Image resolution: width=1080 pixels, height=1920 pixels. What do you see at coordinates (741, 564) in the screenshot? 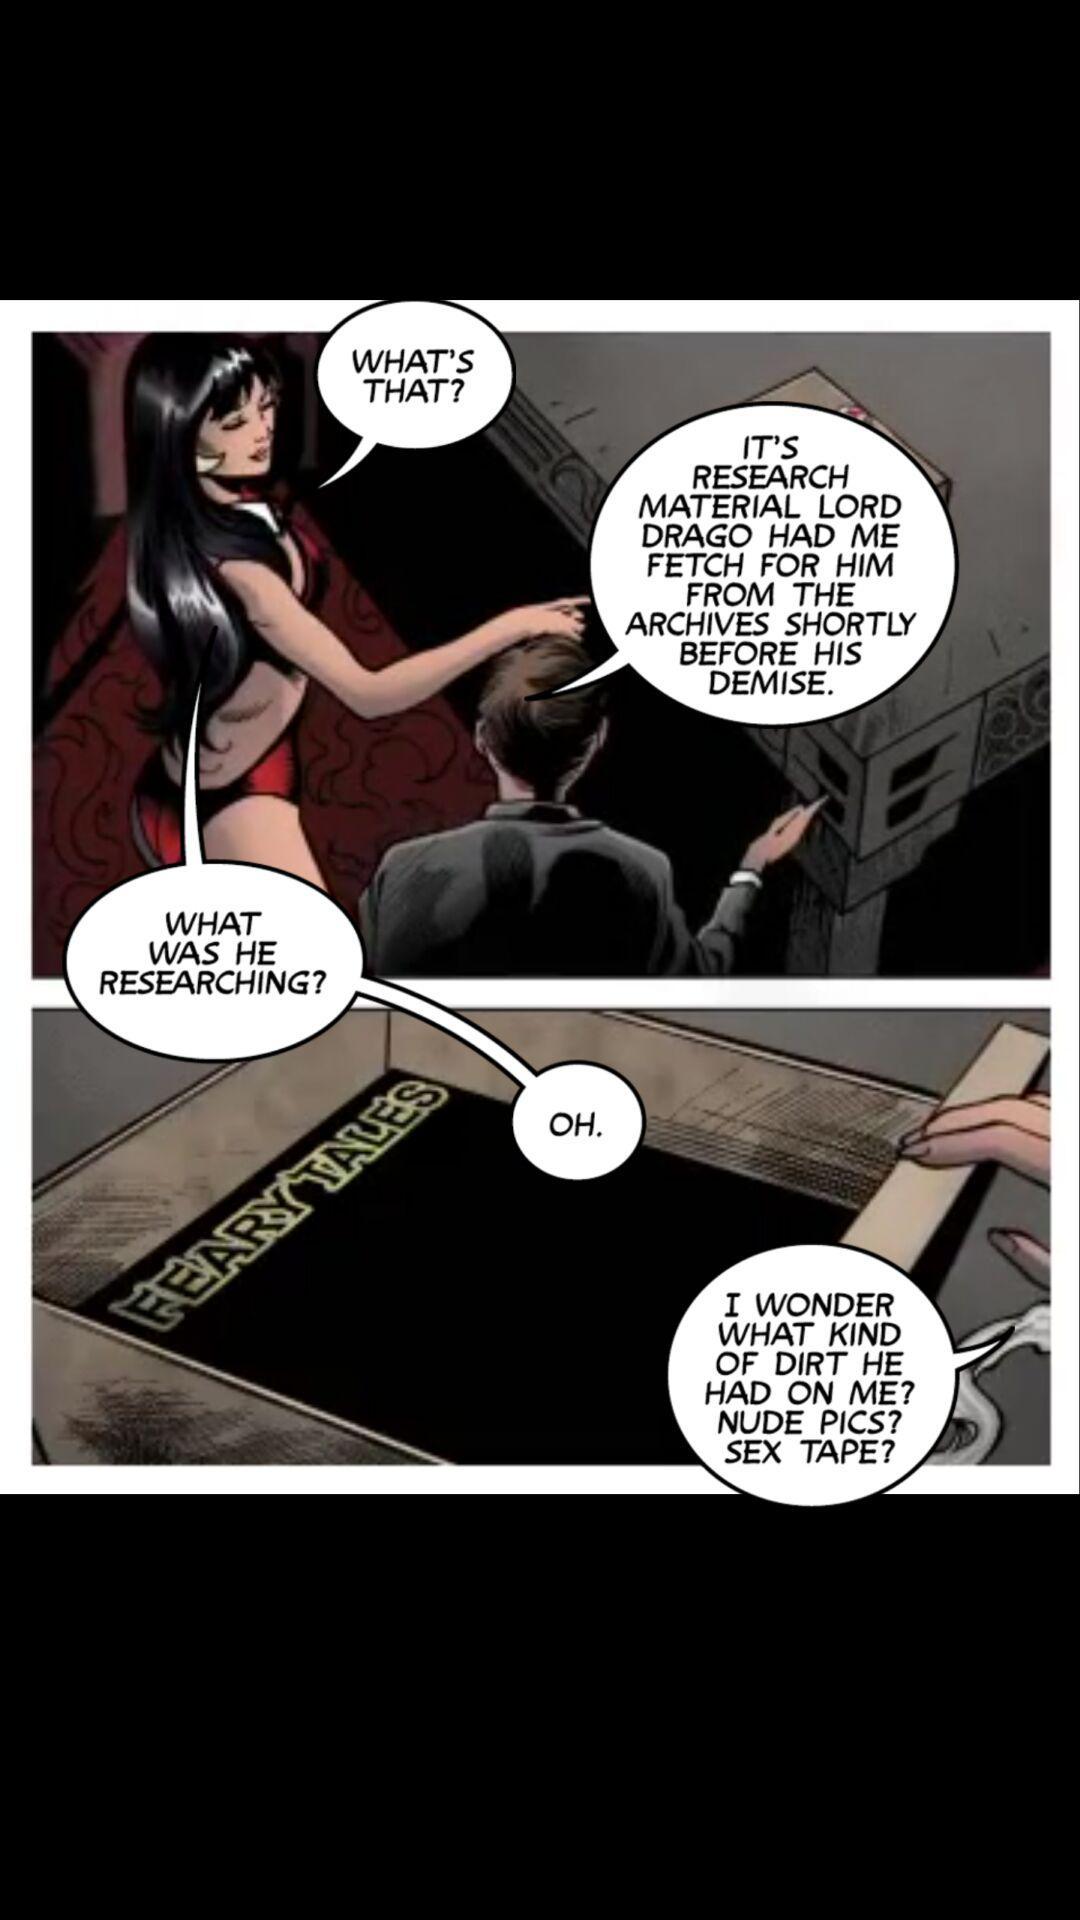
I see `it 's research material lord drago had me fetch for him from the archives shortly before his demise` at bounding box center [741, 564].